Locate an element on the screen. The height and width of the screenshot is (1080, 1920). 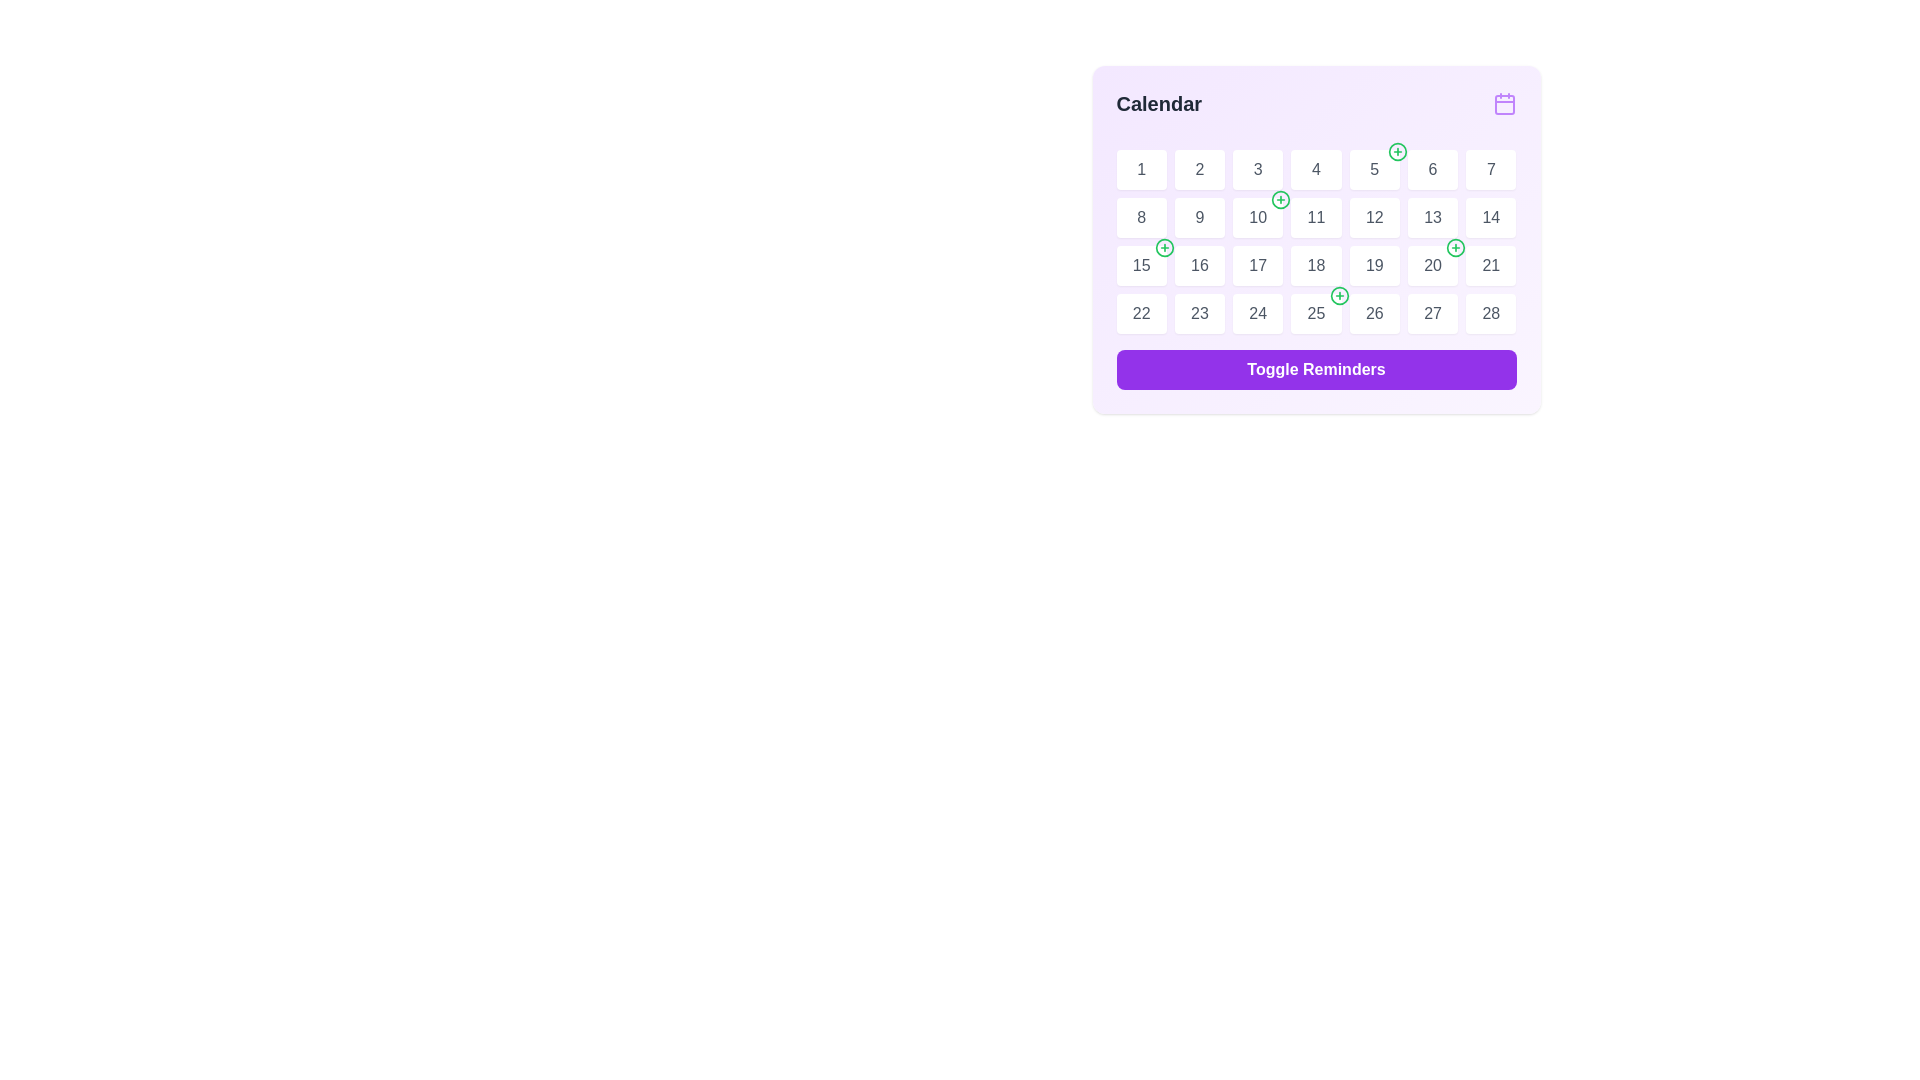
the text label or date entry located in the second row, fifth position of the calendar grid is located at coordinates (1373, 168).